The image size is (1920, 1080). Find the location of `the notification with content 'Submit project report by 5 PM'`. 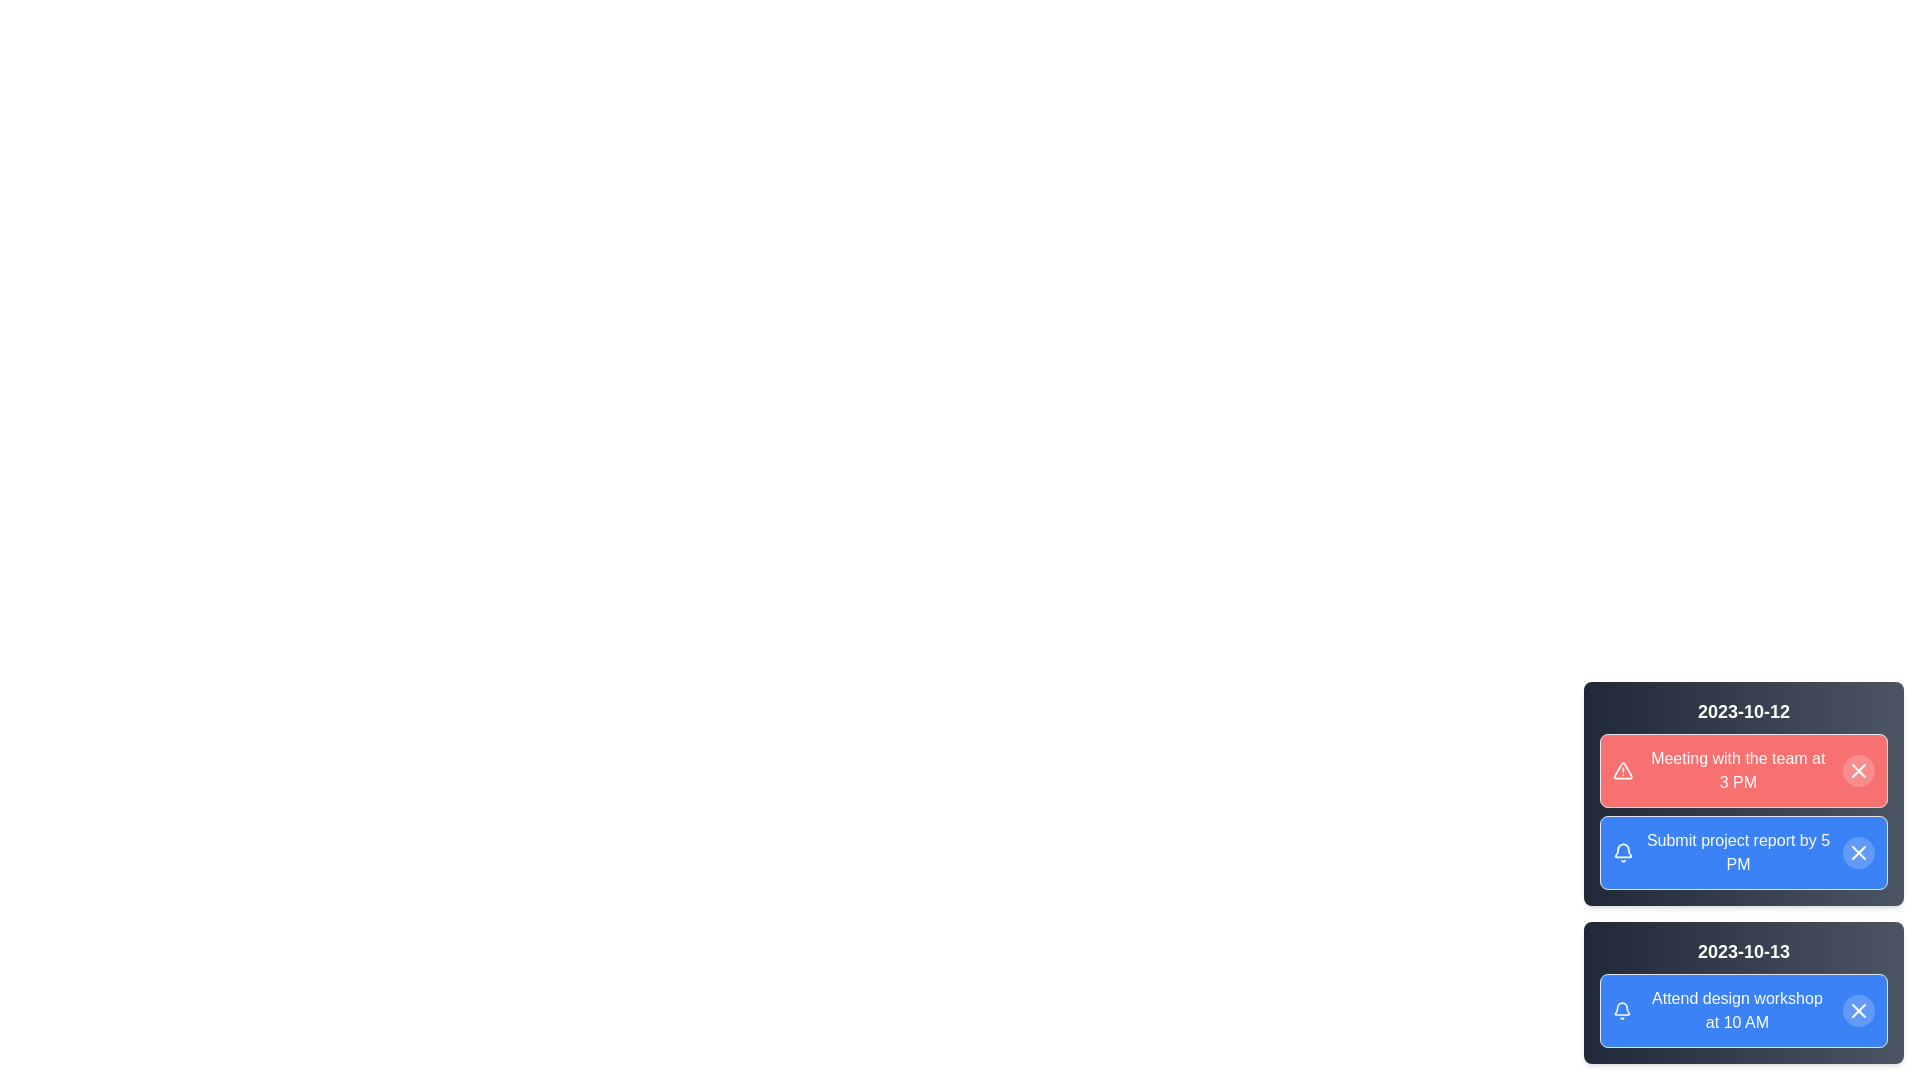

the notification with content 'Submit project report by 5 PM' is located at coordinates (1742, 852).